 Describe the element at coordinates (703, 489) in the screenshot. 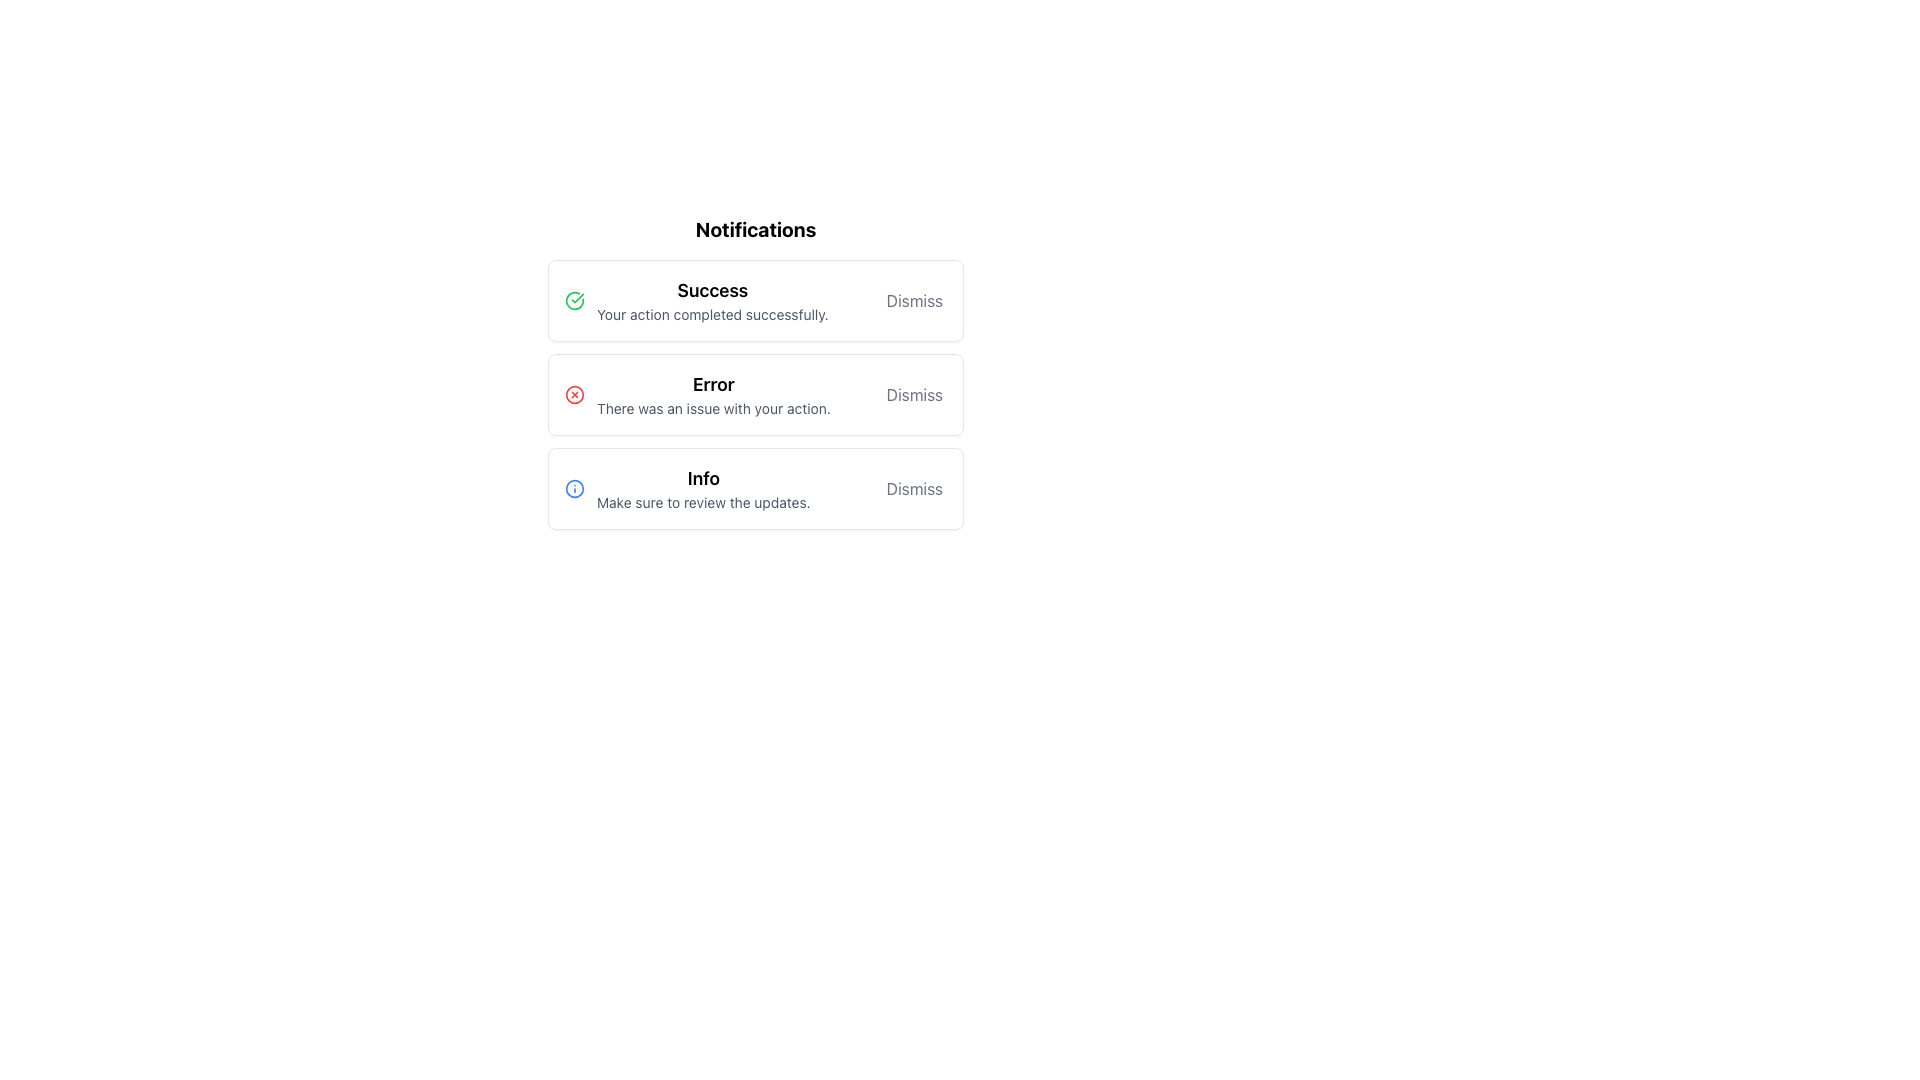

I see `the text display element that provides updates, located in the third position of the notification block` at that location.